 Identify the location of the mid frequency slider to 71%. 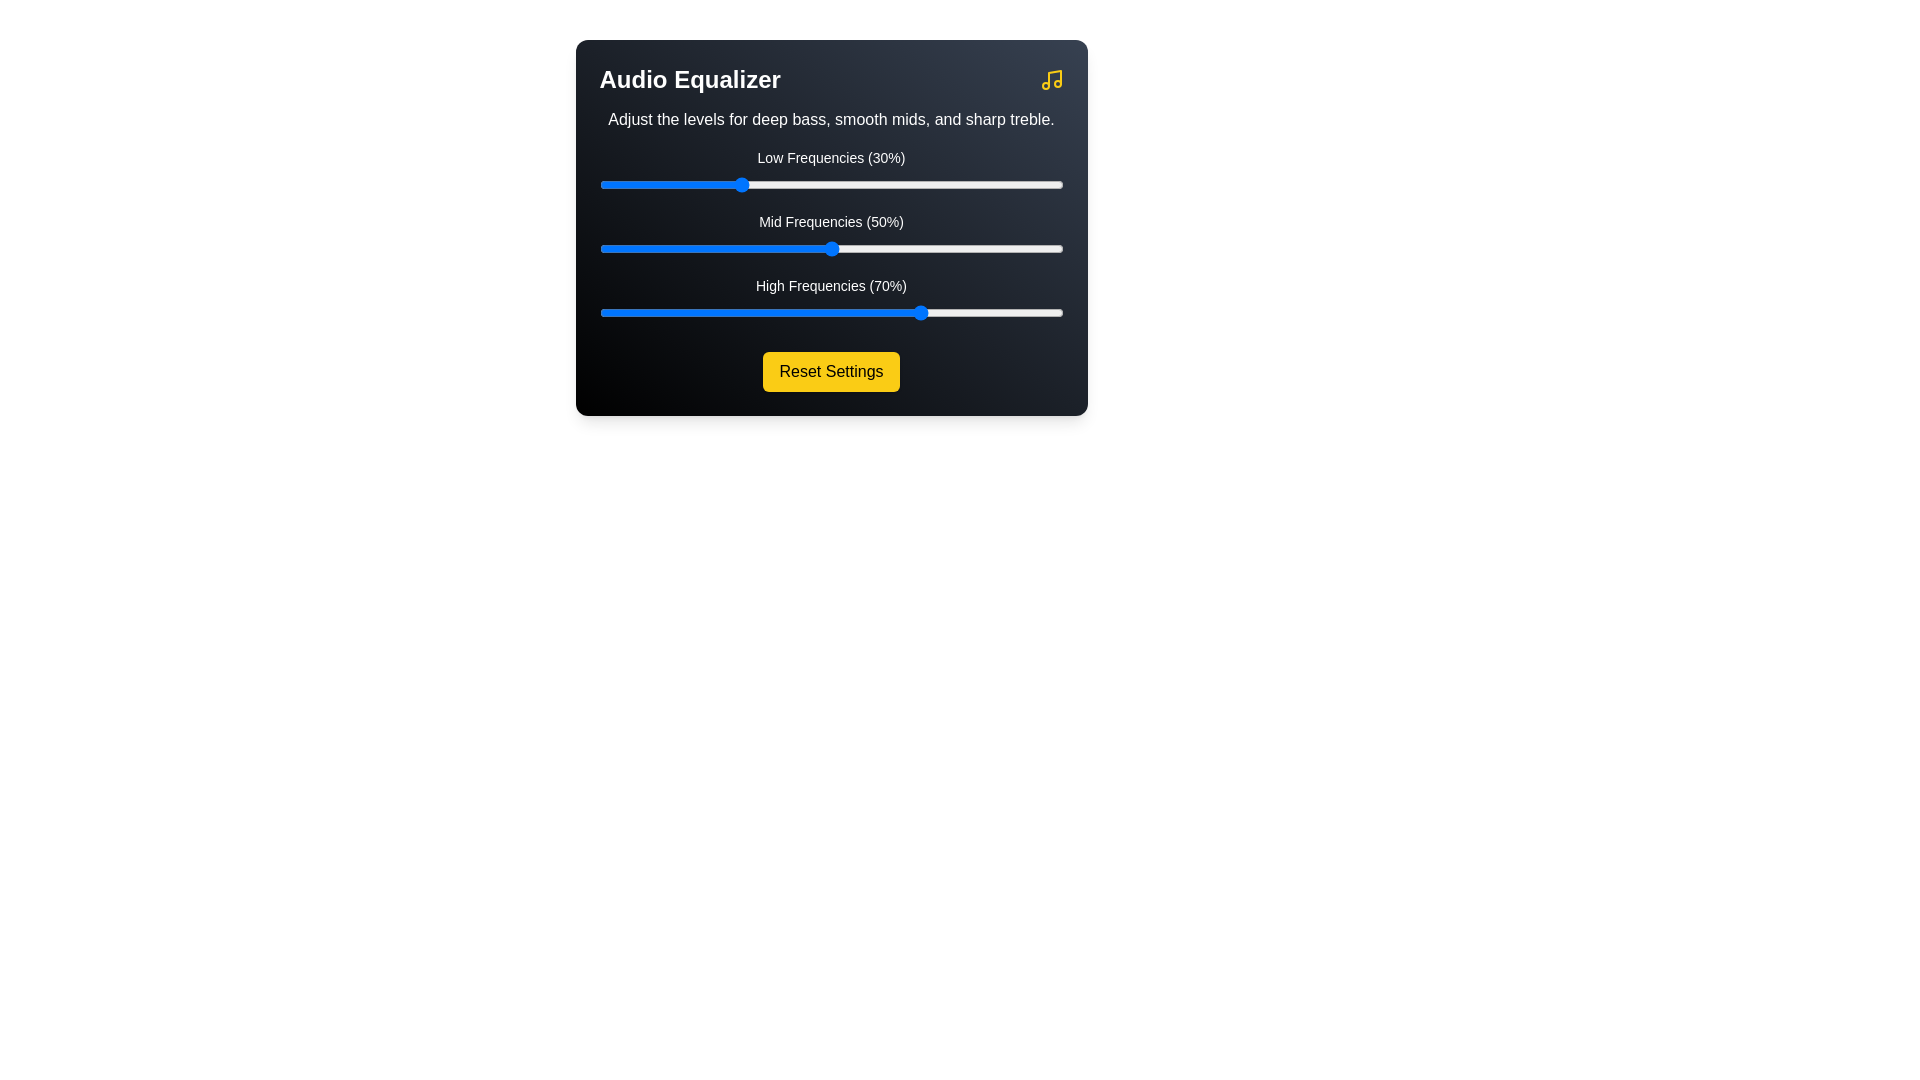
(927, 248).